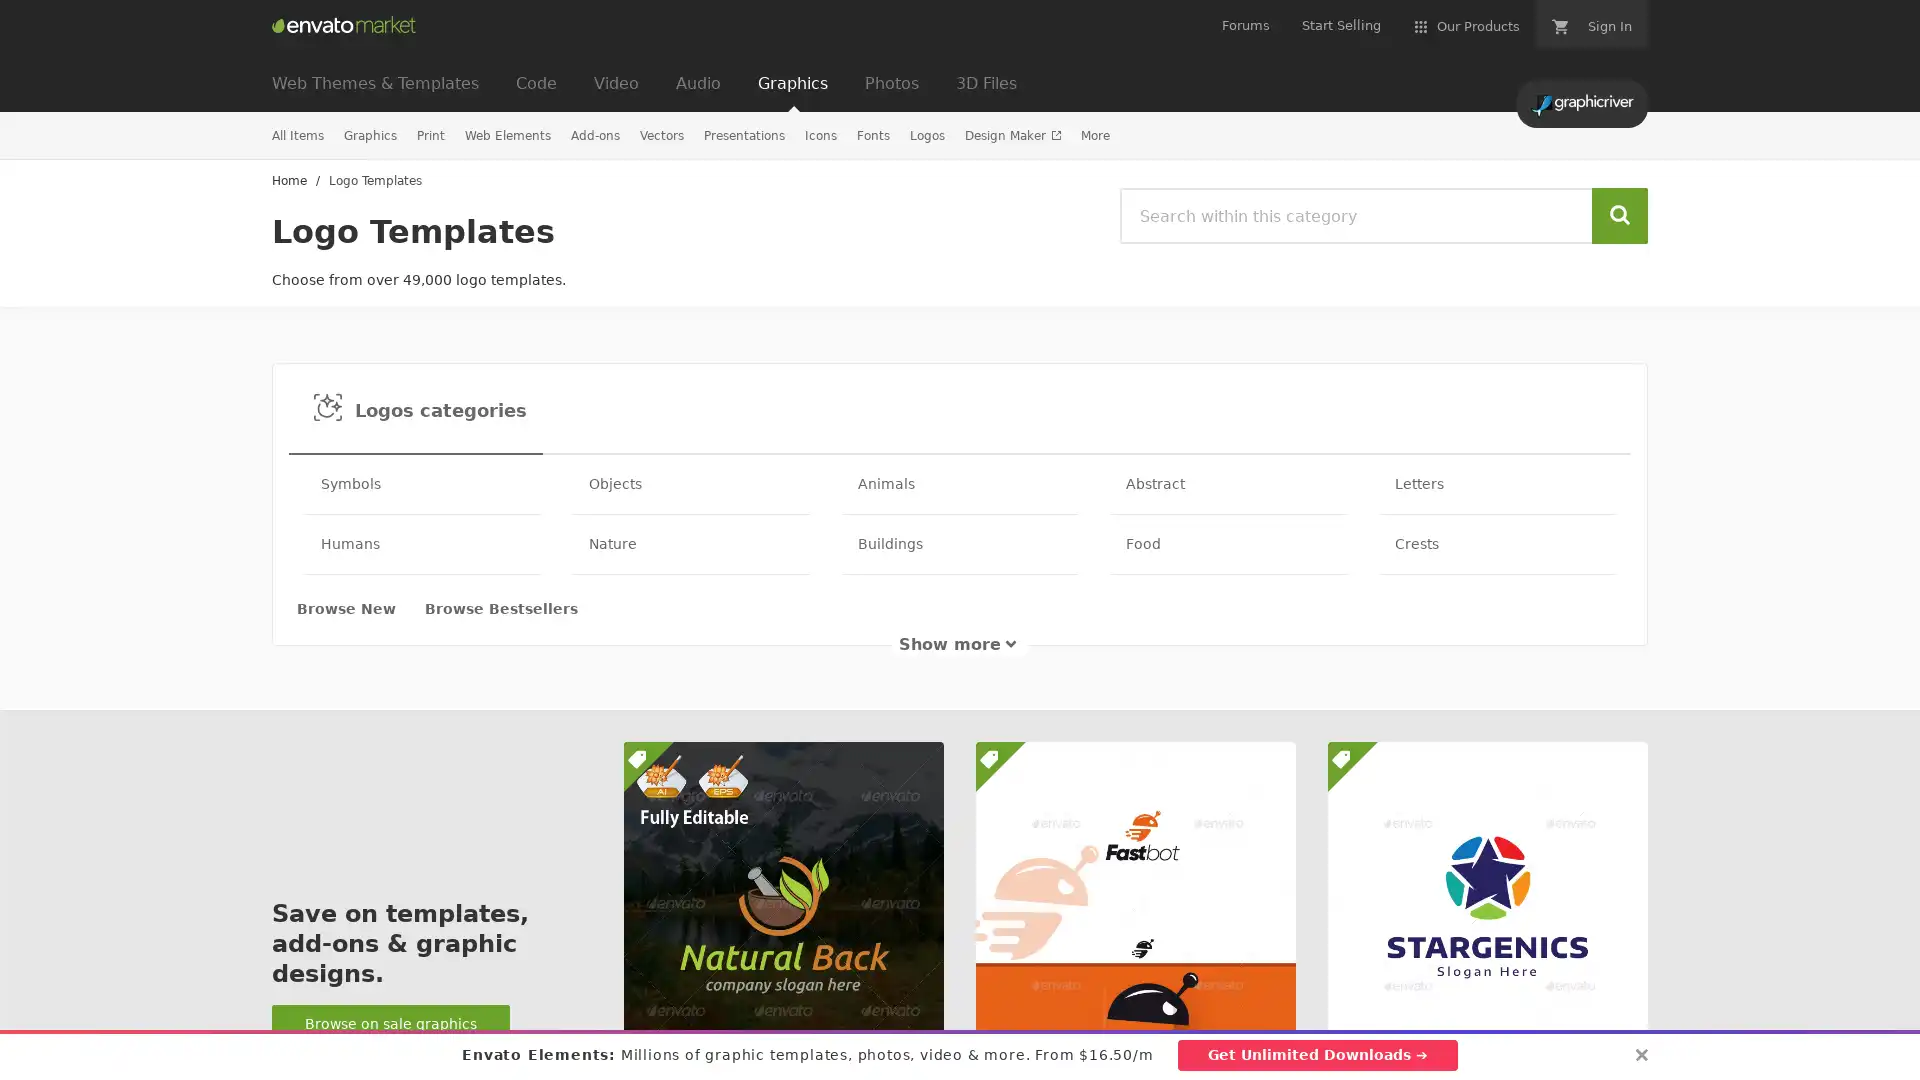 The width and height of the screenshot is (1920, 1080). Describe the element at coordinates (960, 644) in the screenshot. I see `Show more` at that location.